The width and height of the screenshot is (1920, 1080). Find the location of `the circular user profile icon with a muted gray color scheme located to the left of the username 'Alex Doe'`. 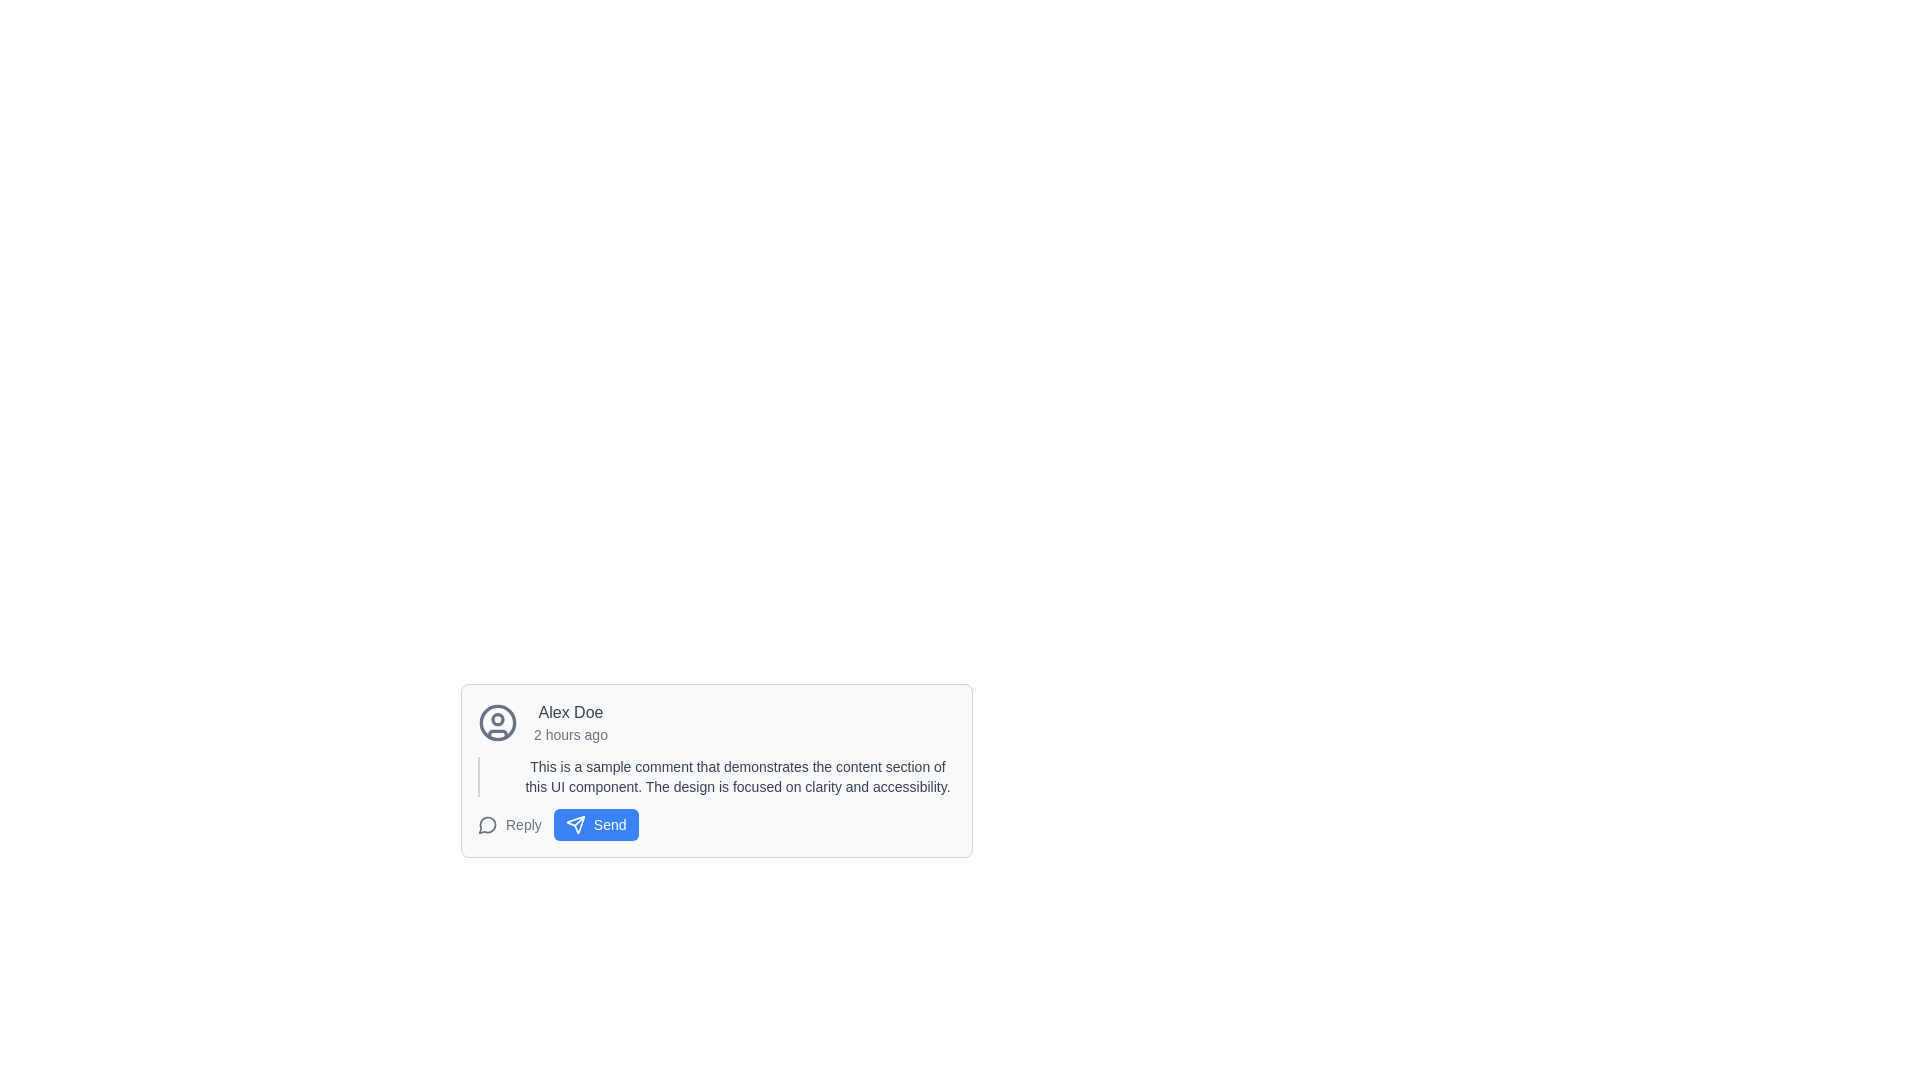

the circular user profile icon with a muted gray color scheme located to the left of the username 'Alex Doe' is located at coordinates (498, 722).